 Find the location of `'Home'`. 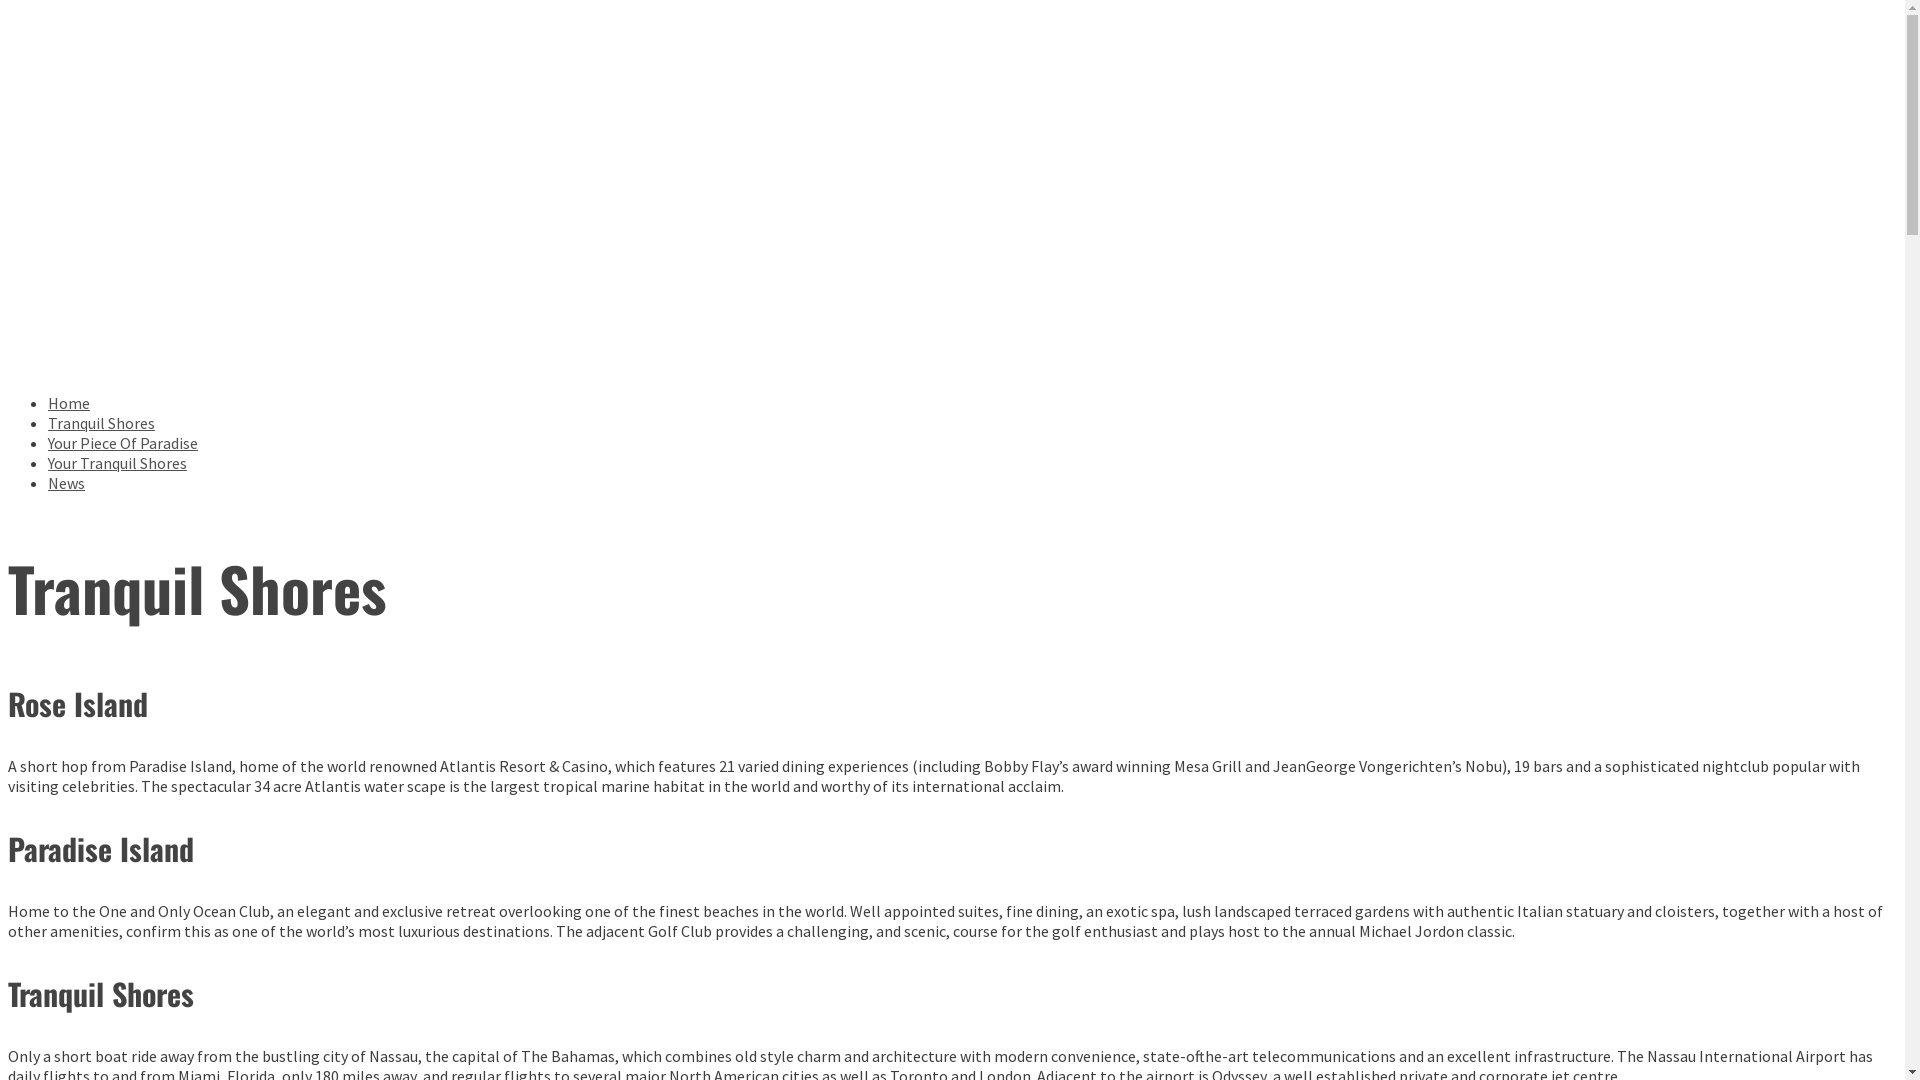

'Home' is located at coordinates (68, 402).